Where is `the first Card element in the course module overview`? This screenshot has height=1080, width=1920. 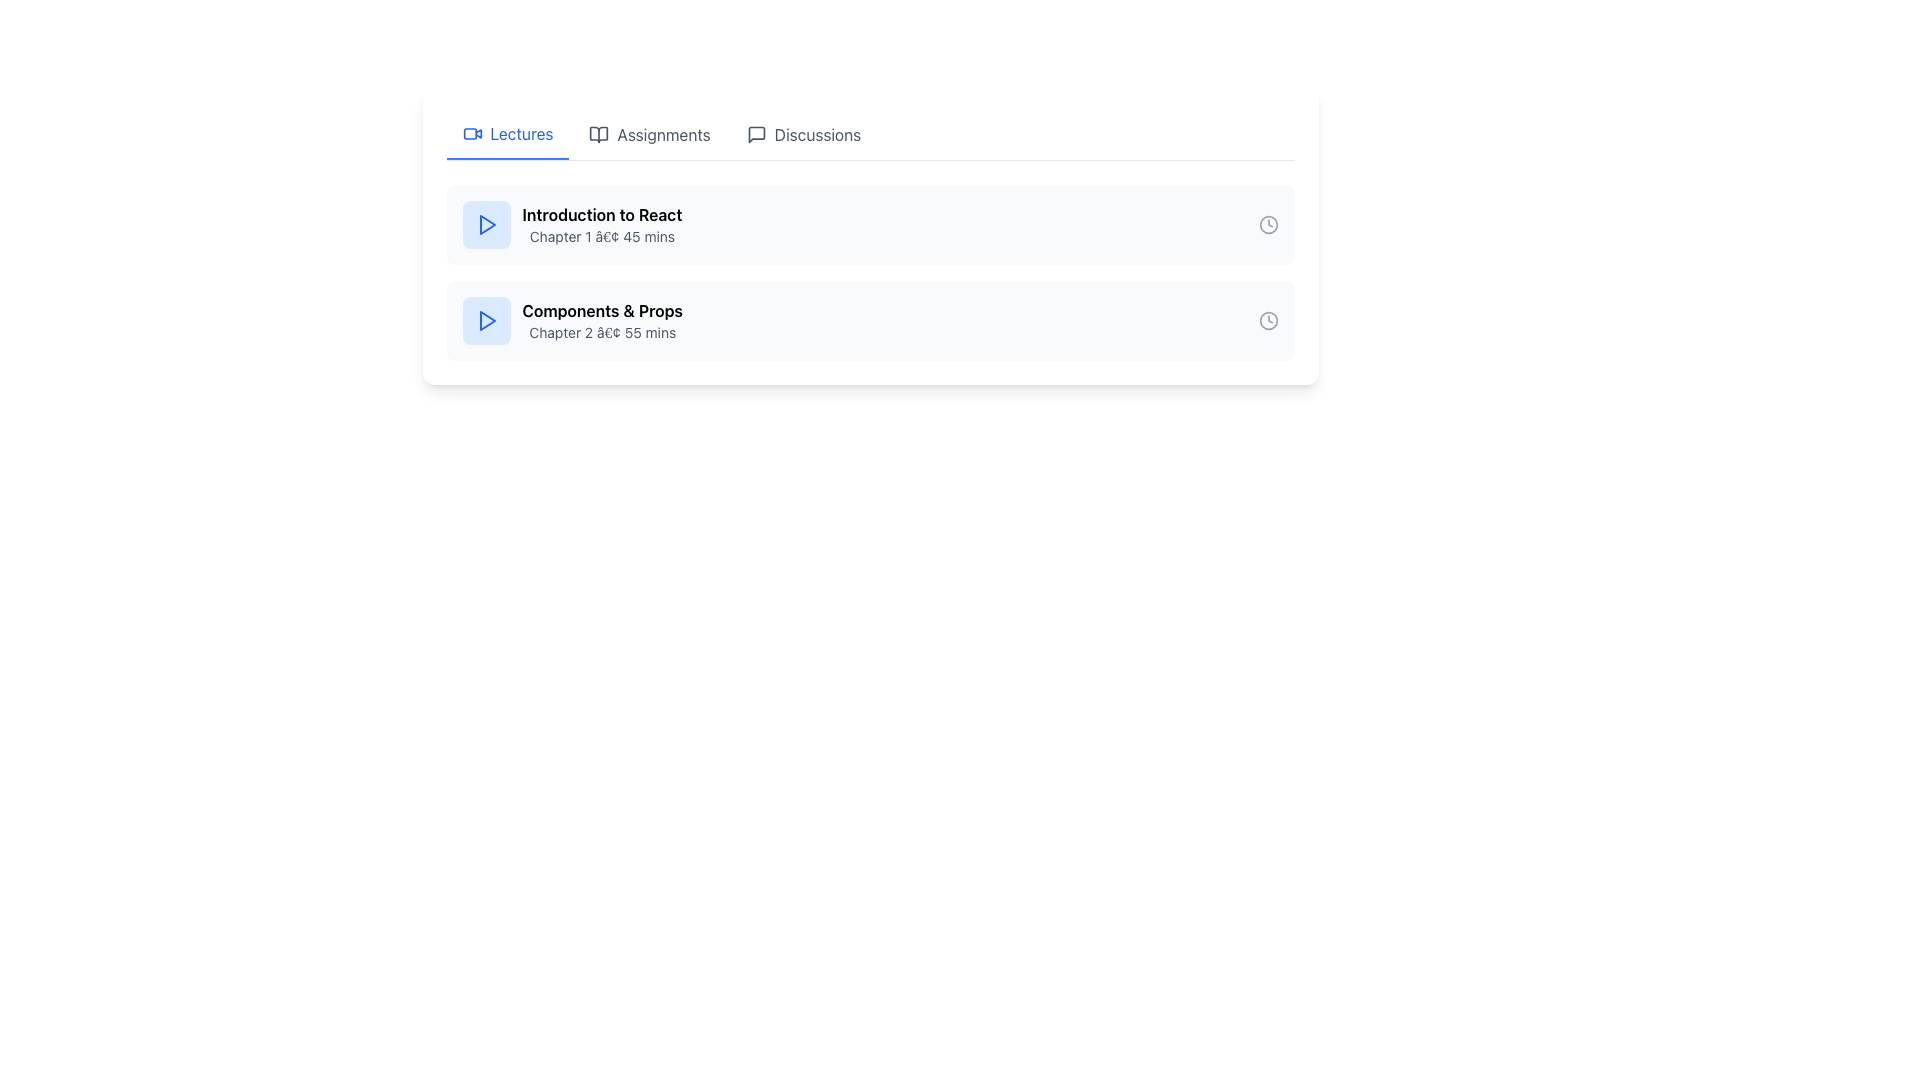 the first Card element in the course module overview is located at coordinates (870, 224).